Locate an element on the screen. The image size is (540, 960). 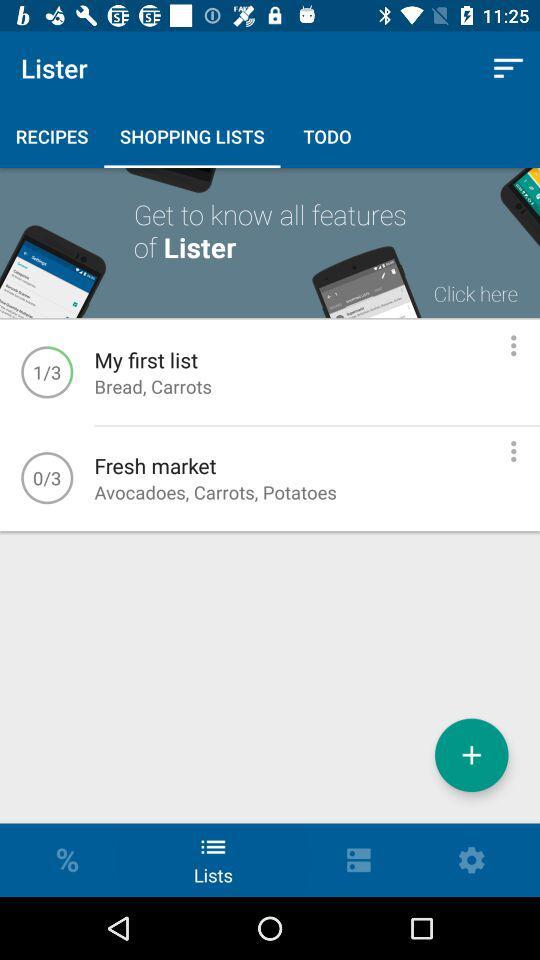
the add icon is located at coordinates (471, 754).